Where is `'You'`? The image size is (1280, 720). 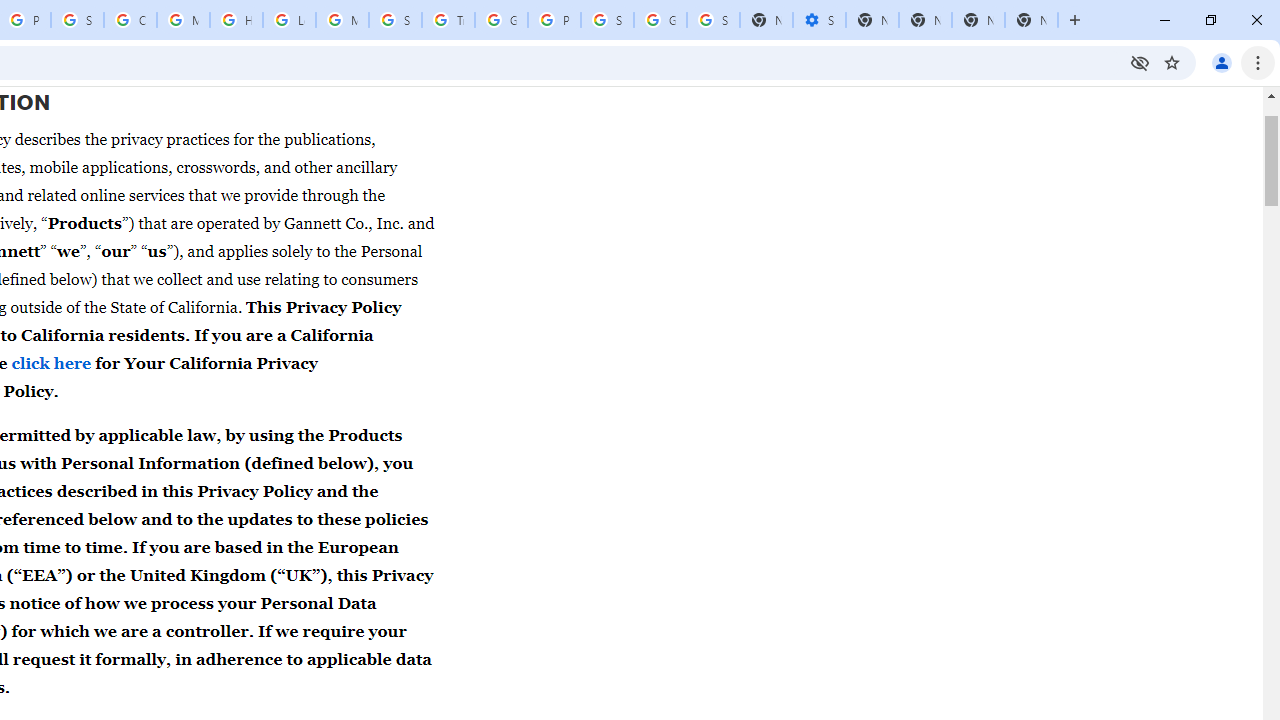
'You' is located at coordinates (1220, 61).